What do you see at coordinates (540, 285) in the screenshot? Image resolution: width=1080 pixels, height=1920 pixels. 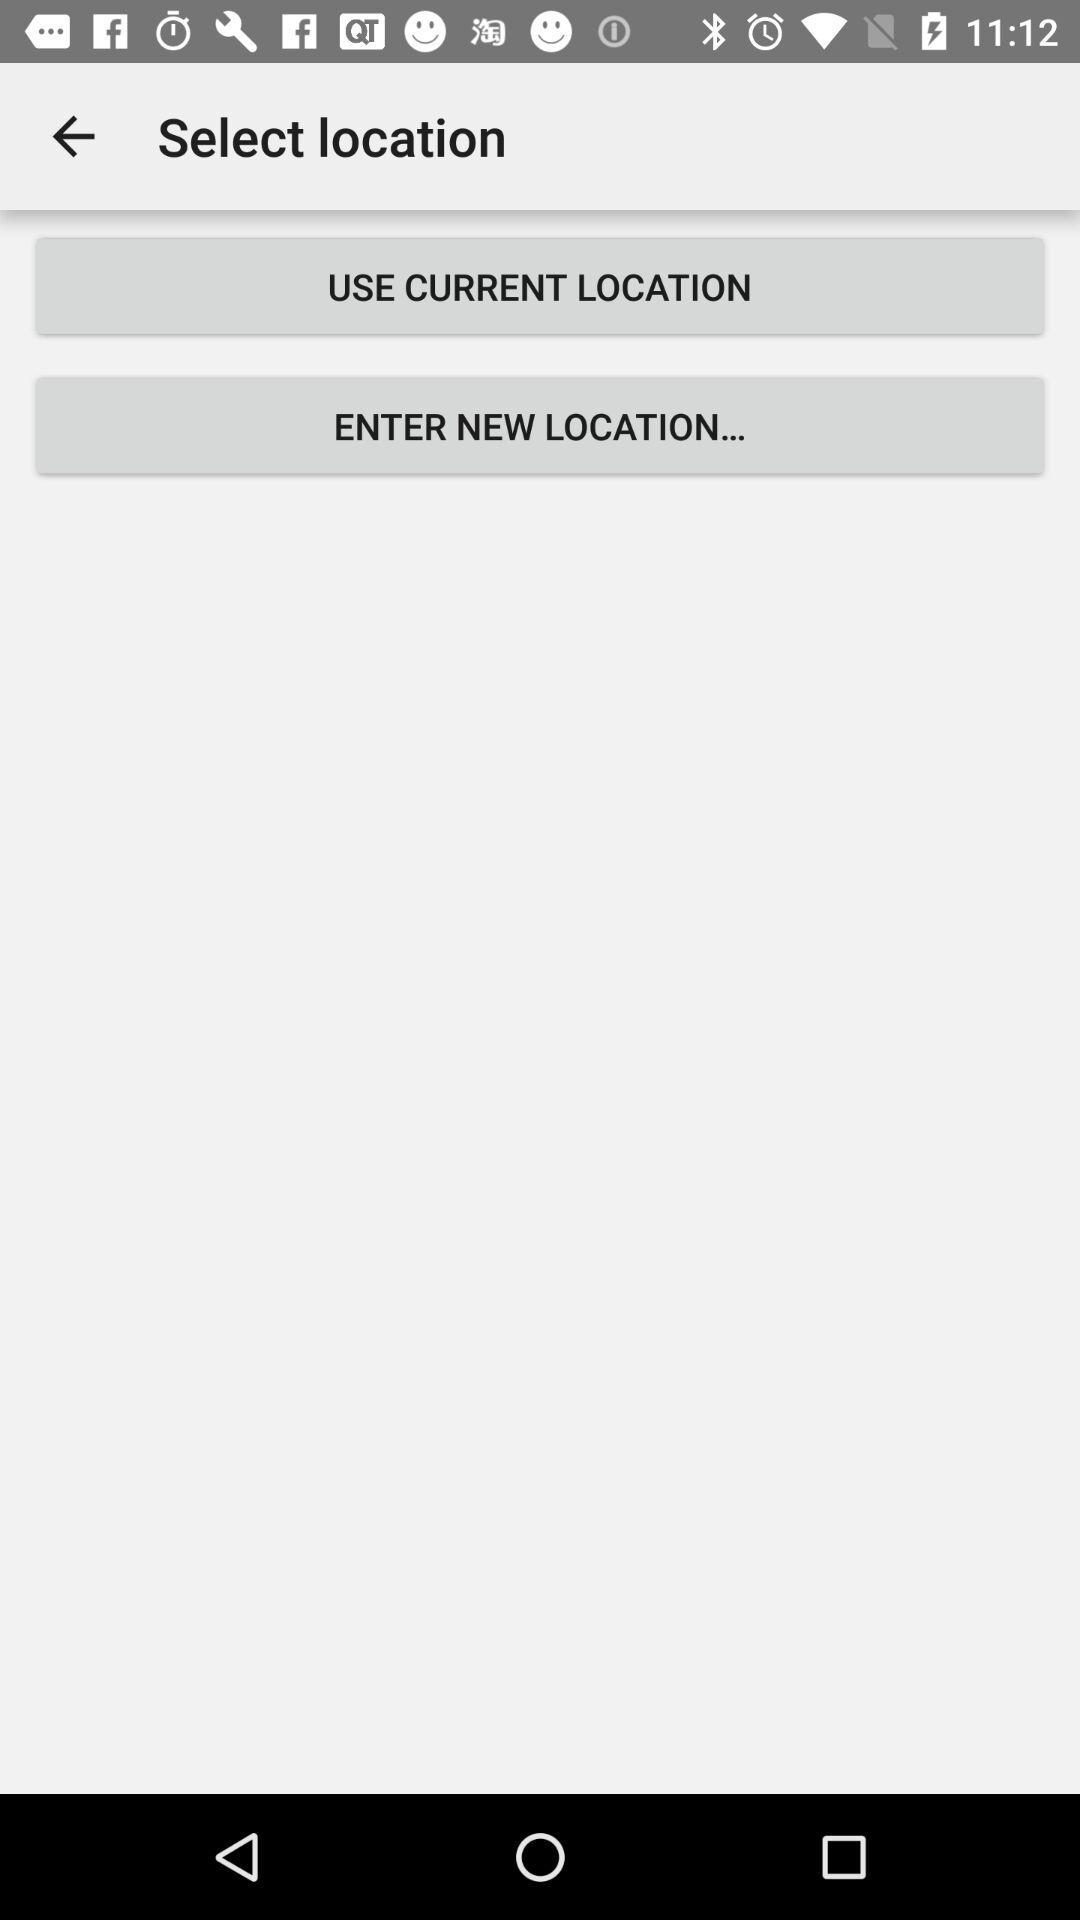 I see `the use current location` at bounding box center [540, 285].